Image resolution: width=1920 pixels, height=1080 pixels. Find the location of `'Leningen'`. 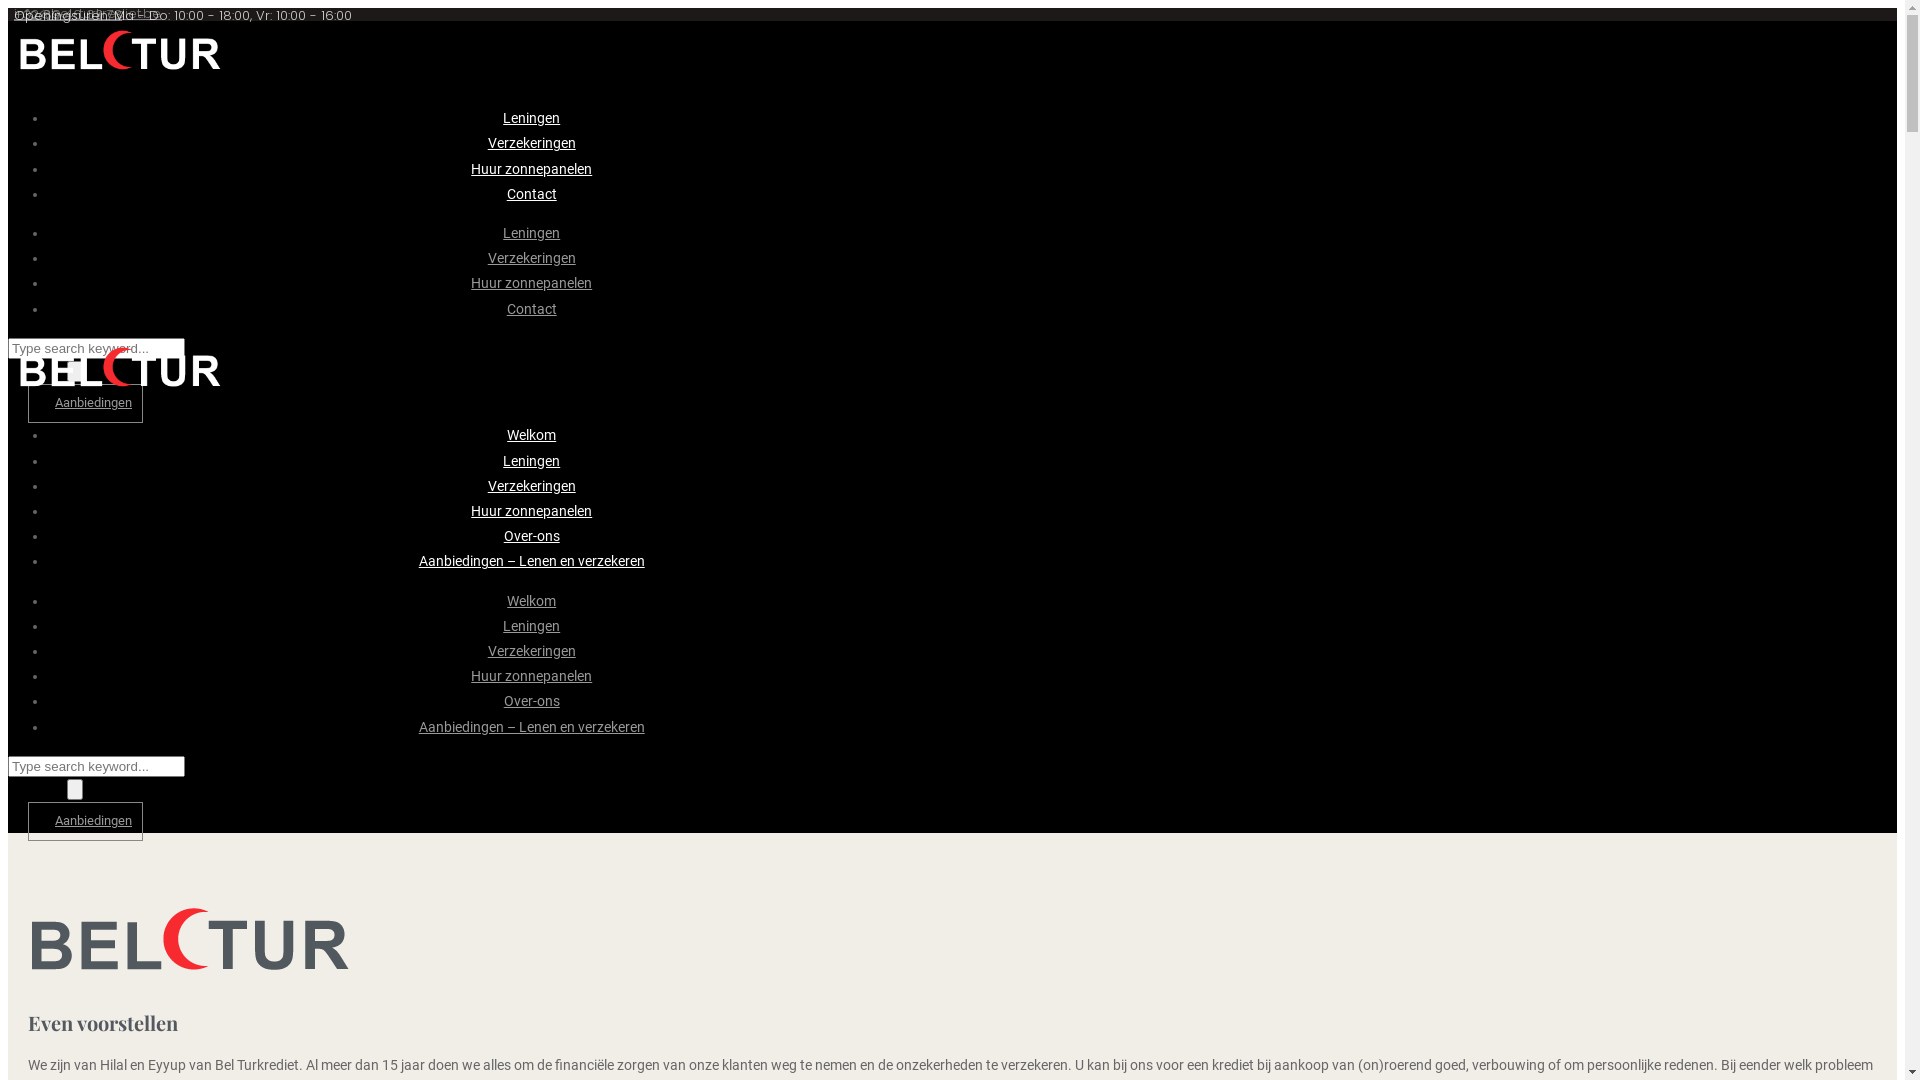

'Leningen' is located at coordinates (531, 461).